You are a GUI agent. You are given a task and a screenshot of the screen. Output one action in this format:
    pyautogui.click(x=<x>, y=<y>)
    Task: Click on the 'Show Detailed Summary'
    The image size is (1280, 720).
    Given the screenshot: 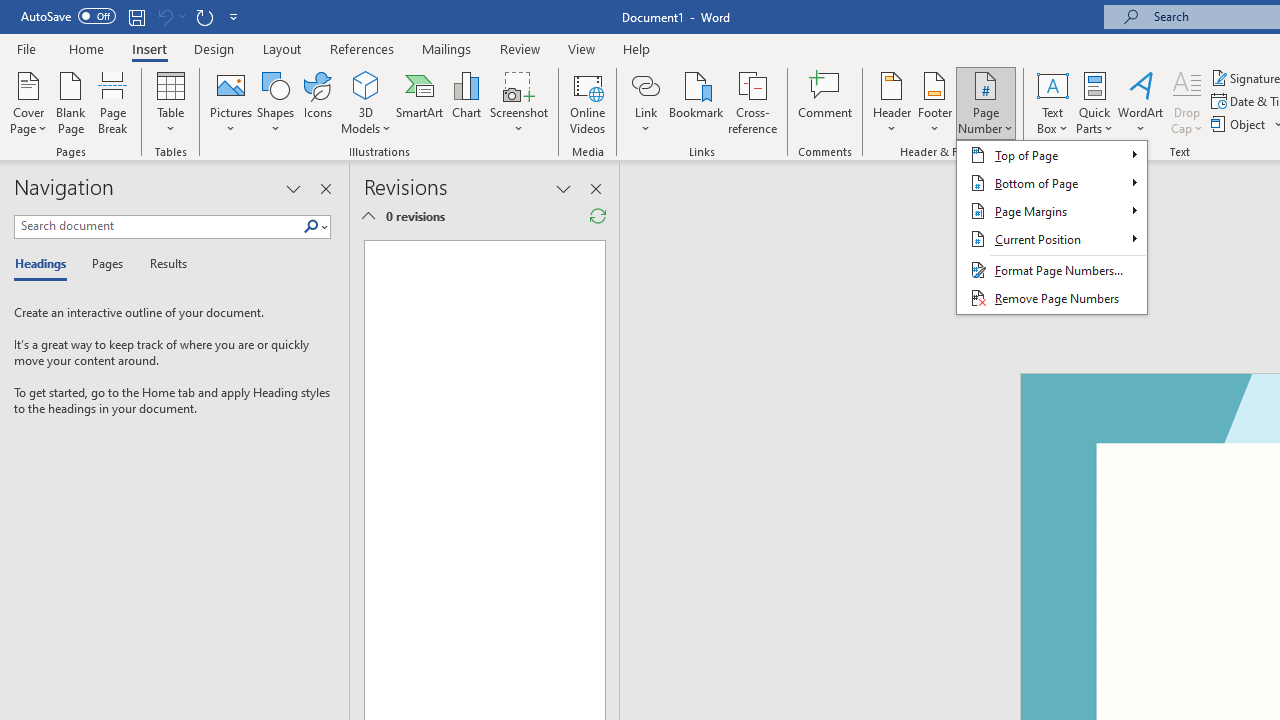 What is the action you would take?
    pyautogui.click(x=369, y=216)
    